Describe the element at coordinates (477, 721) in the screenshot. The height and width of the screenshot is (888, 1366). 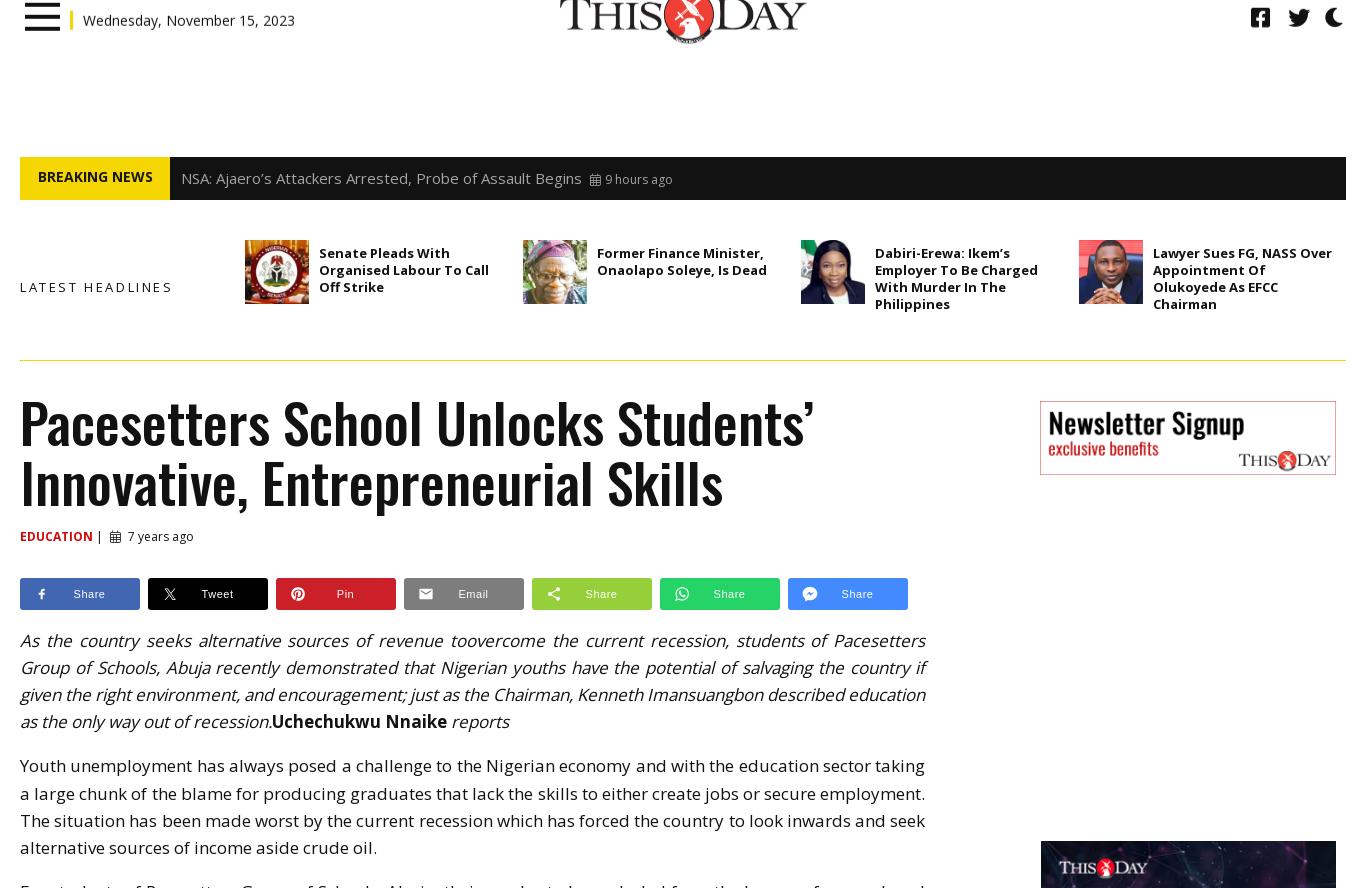
I see `'reports'` at that location.